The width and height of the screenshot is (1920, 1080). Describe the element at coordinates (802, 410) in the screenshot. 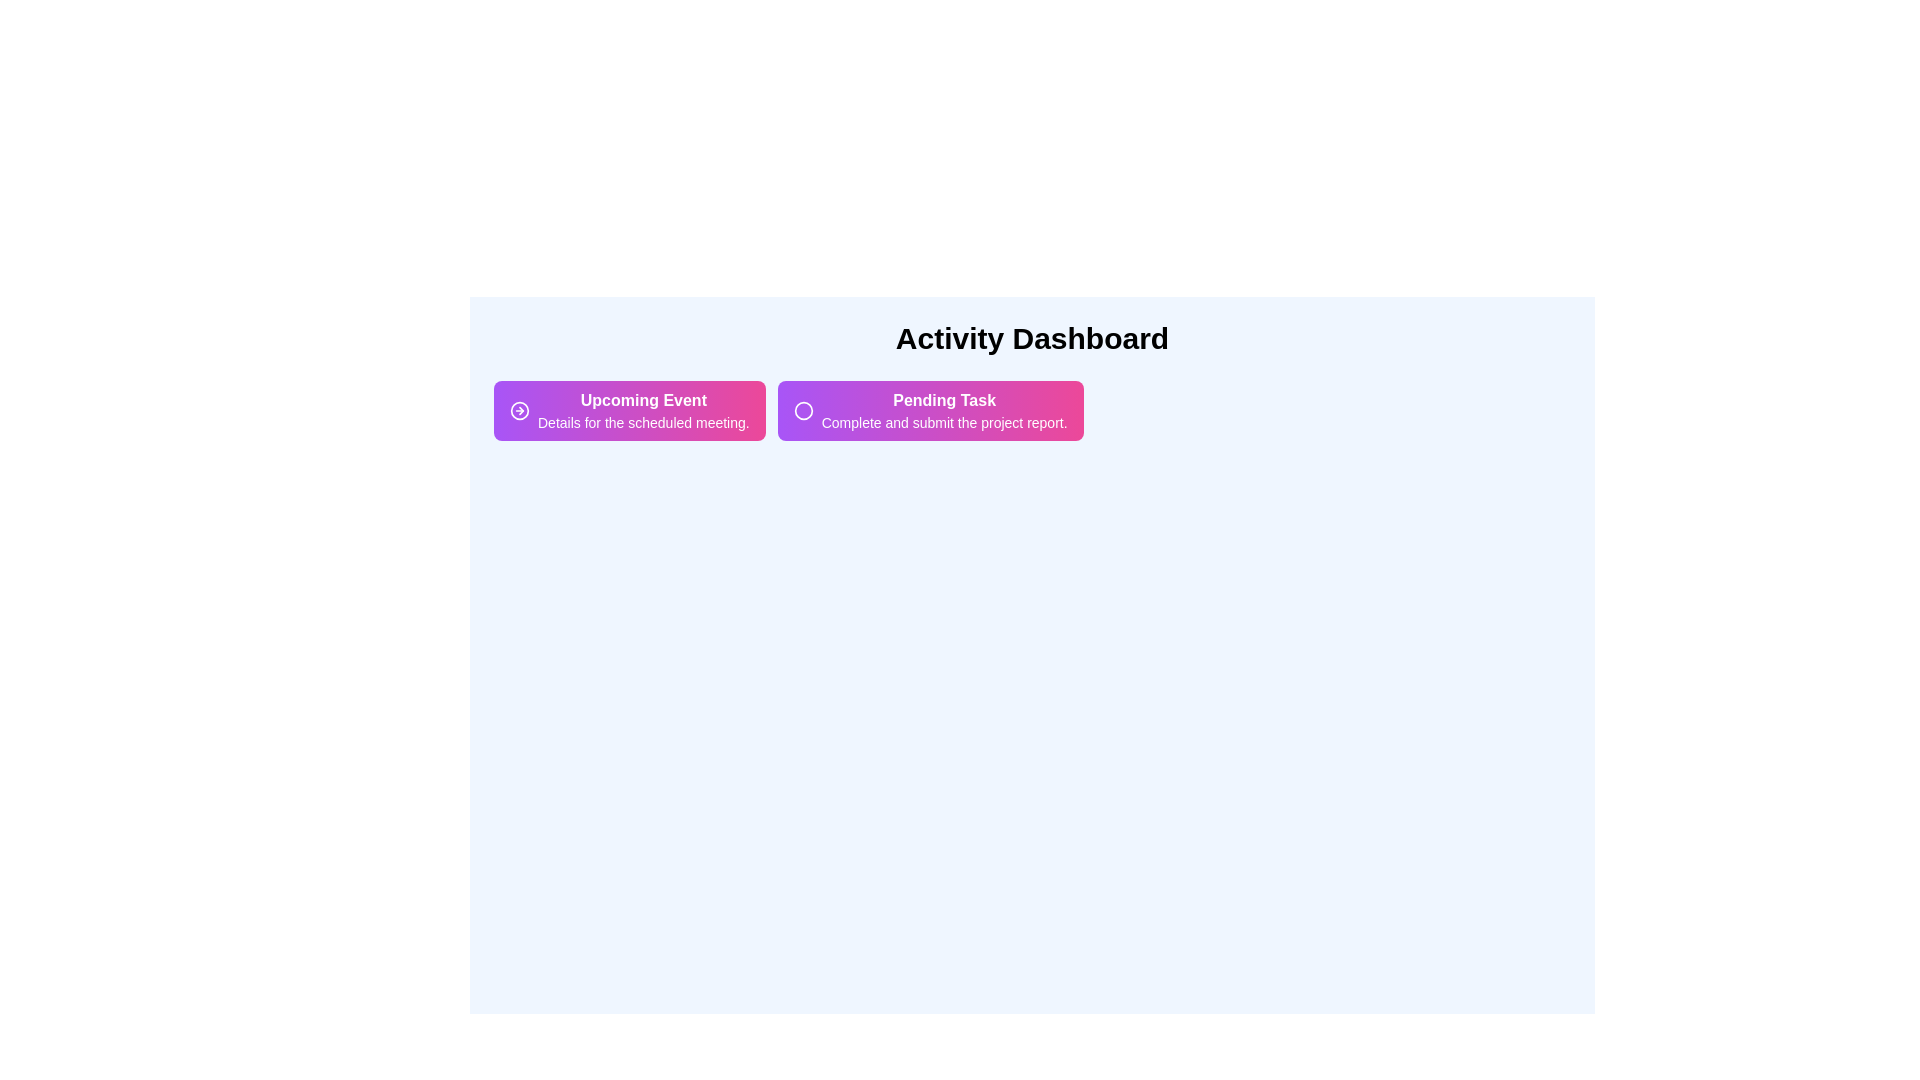

I see `the icon of Pending Task chip` at that location.